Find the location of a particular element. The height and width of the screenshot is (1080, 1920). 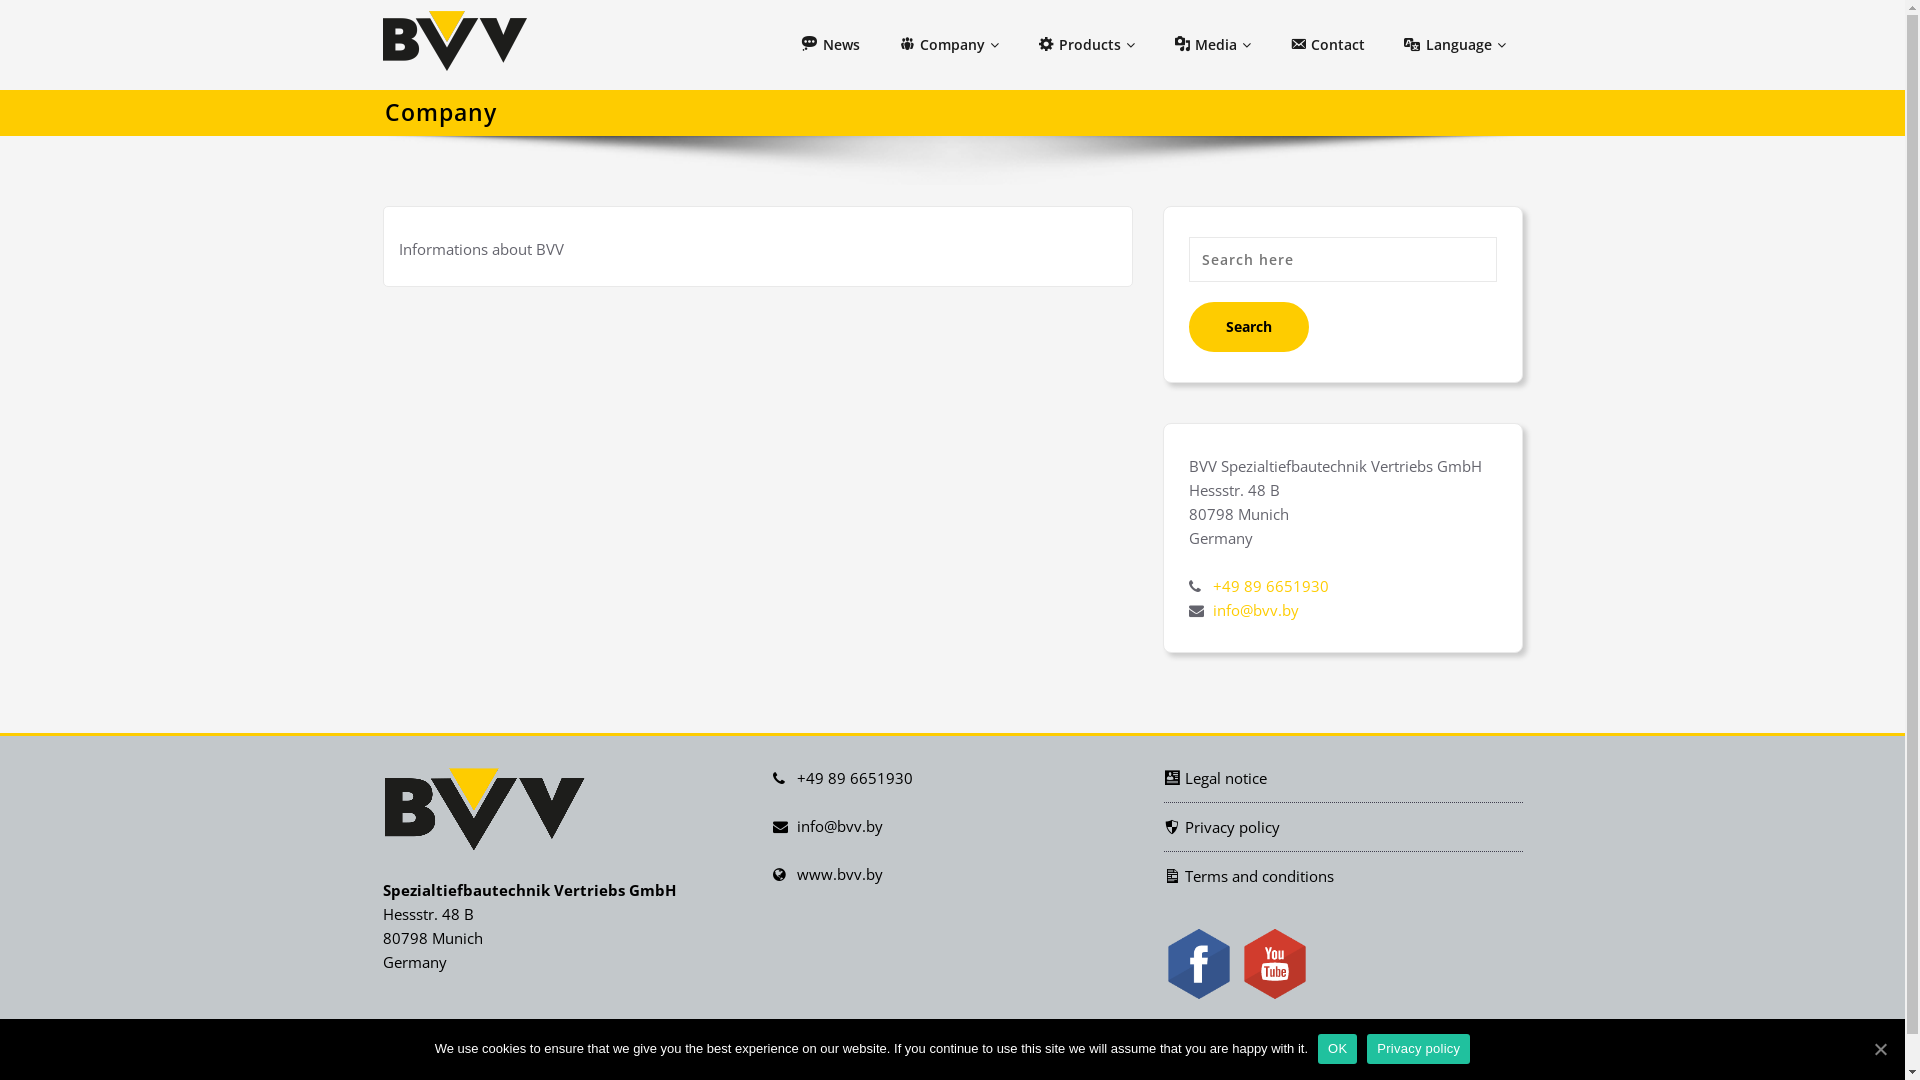

'Company' is located at coordinates (945, 45).